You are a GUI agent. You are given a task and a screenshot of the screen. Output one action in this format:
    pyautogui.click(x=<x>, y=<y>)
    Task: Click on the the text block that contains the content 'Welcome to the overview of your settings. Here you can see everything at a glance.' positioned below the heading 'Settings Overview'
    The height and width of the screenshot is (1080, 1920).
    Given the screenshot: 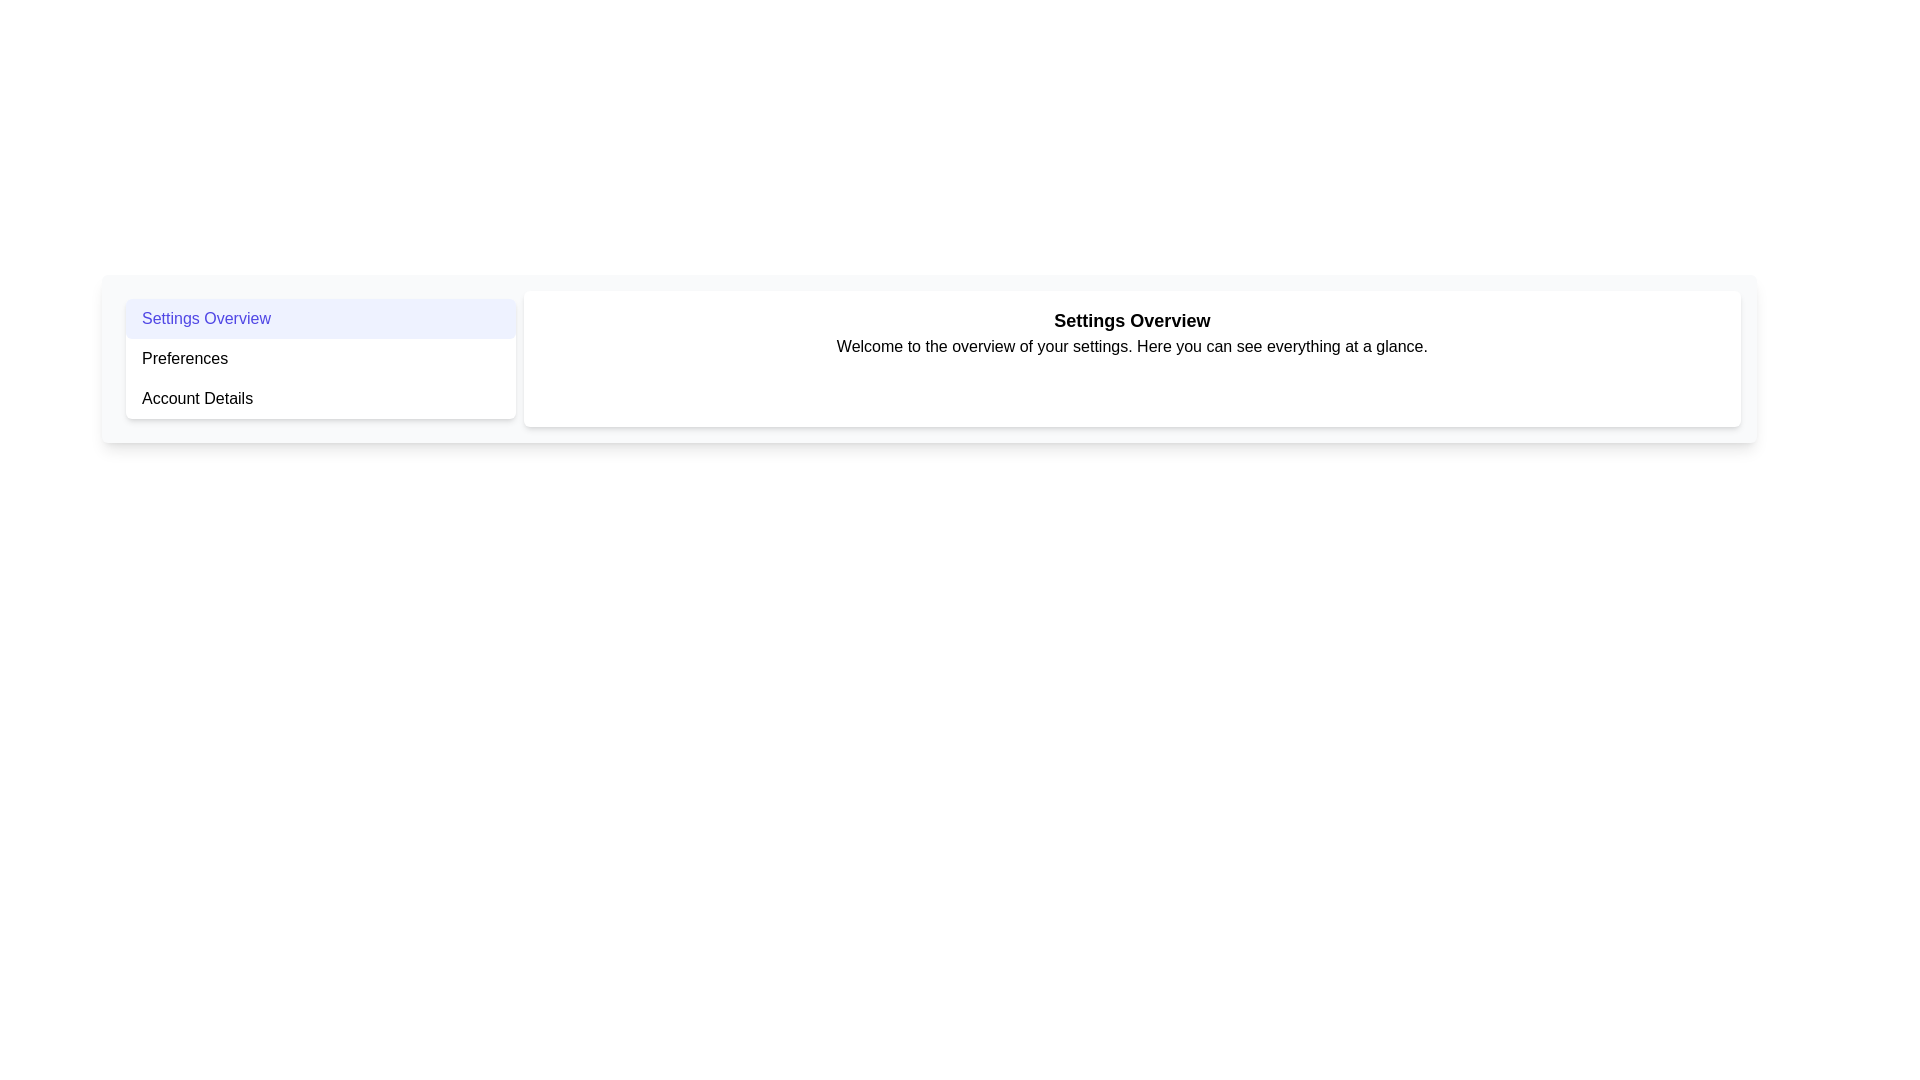 What is the action you would take?
    pyautogui.click(x=1132, y=346)
    